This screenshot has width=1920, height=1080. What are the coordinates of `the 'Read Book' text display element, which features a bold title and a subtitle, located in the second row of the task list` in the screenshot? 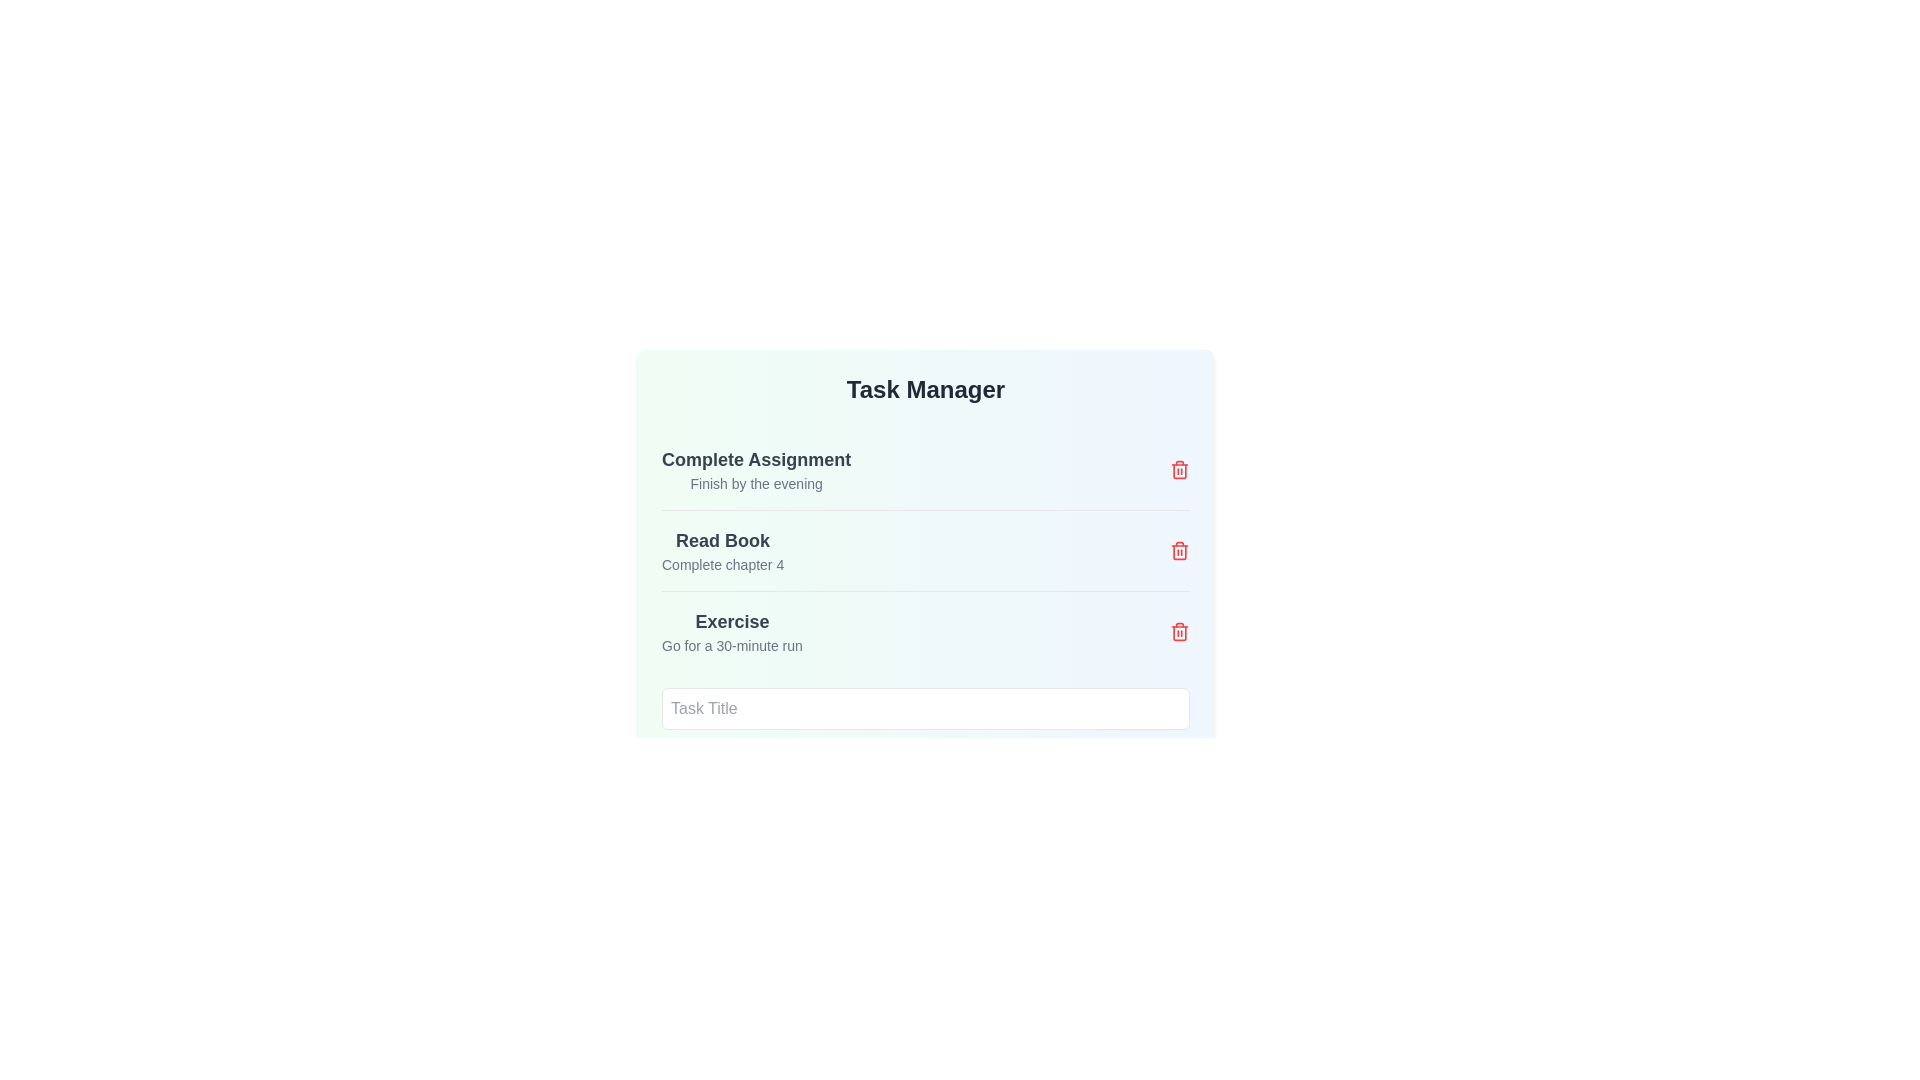 It's located at (722, 551).